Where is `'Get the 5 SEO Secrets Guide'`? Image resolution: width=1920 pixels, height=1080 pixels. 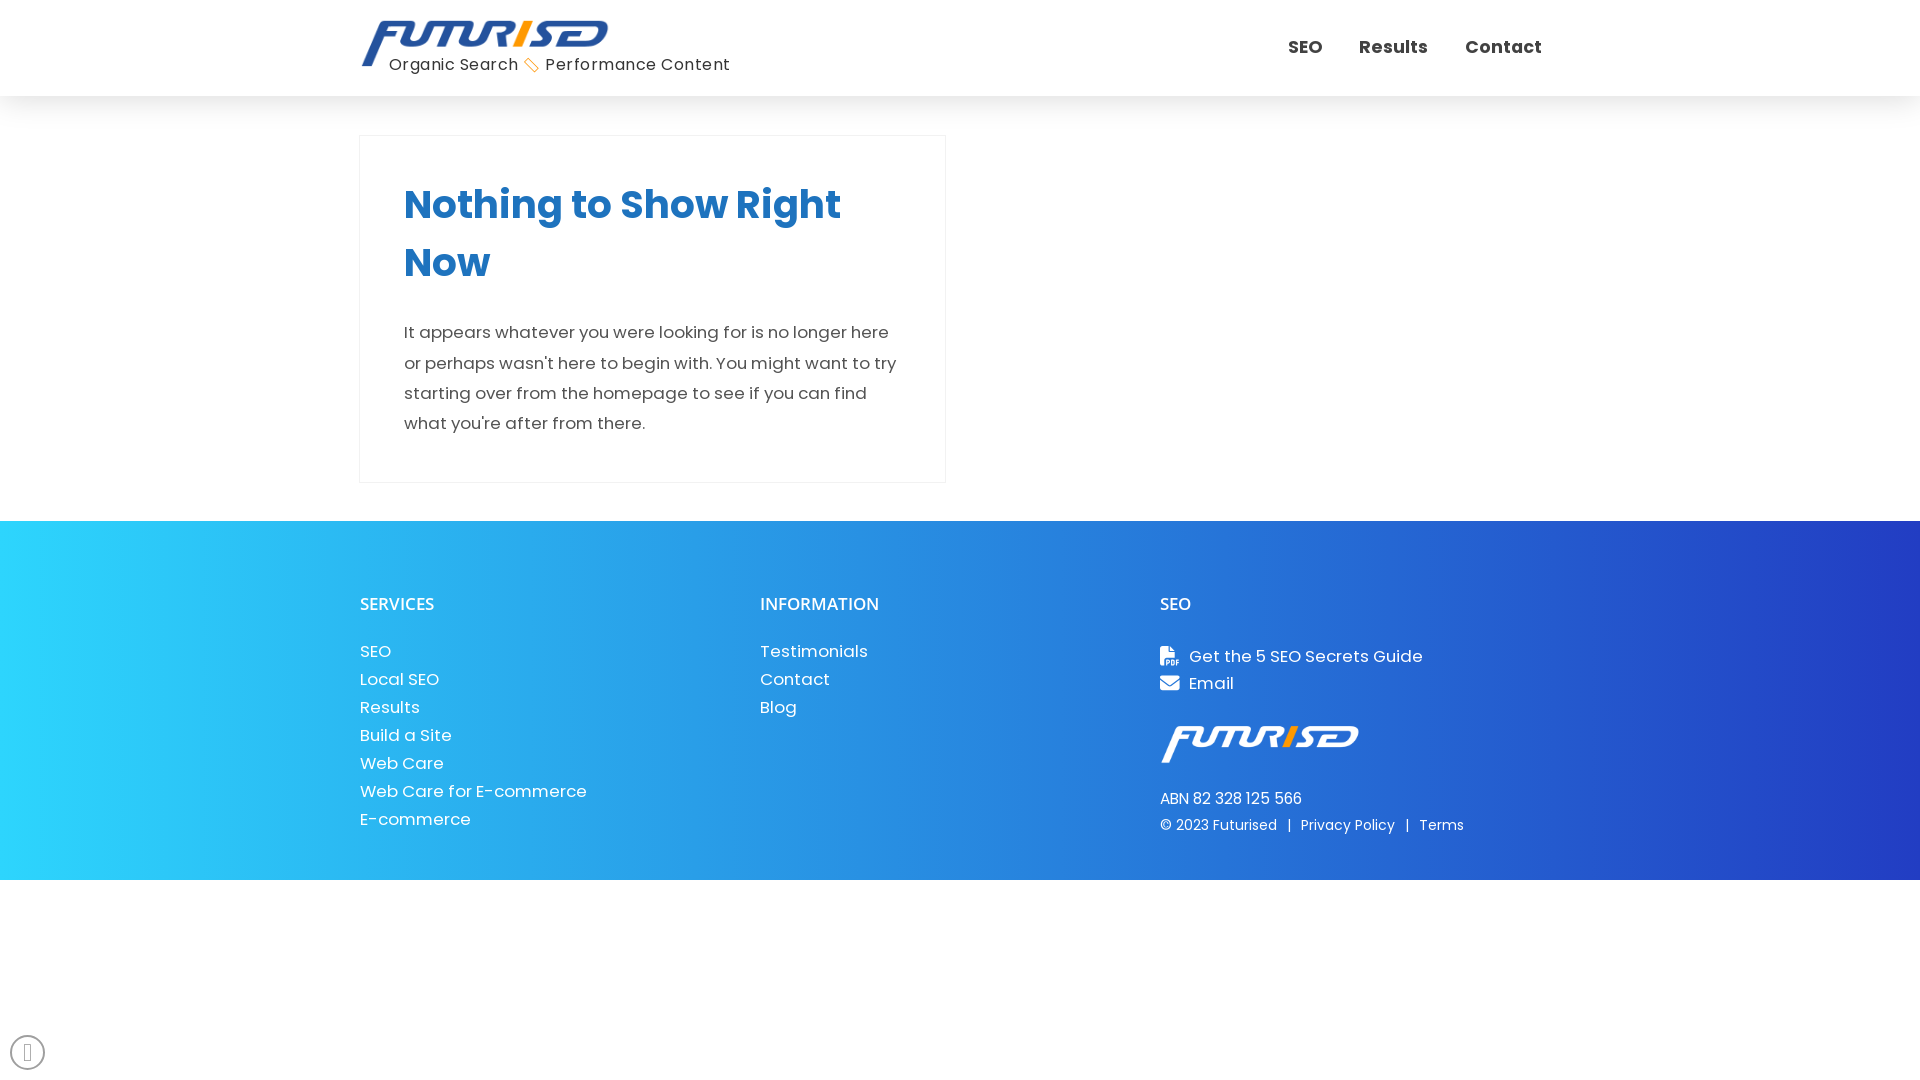 'Get the 5 SEO Secrets Guide' is located at coordinates (1345, 656).